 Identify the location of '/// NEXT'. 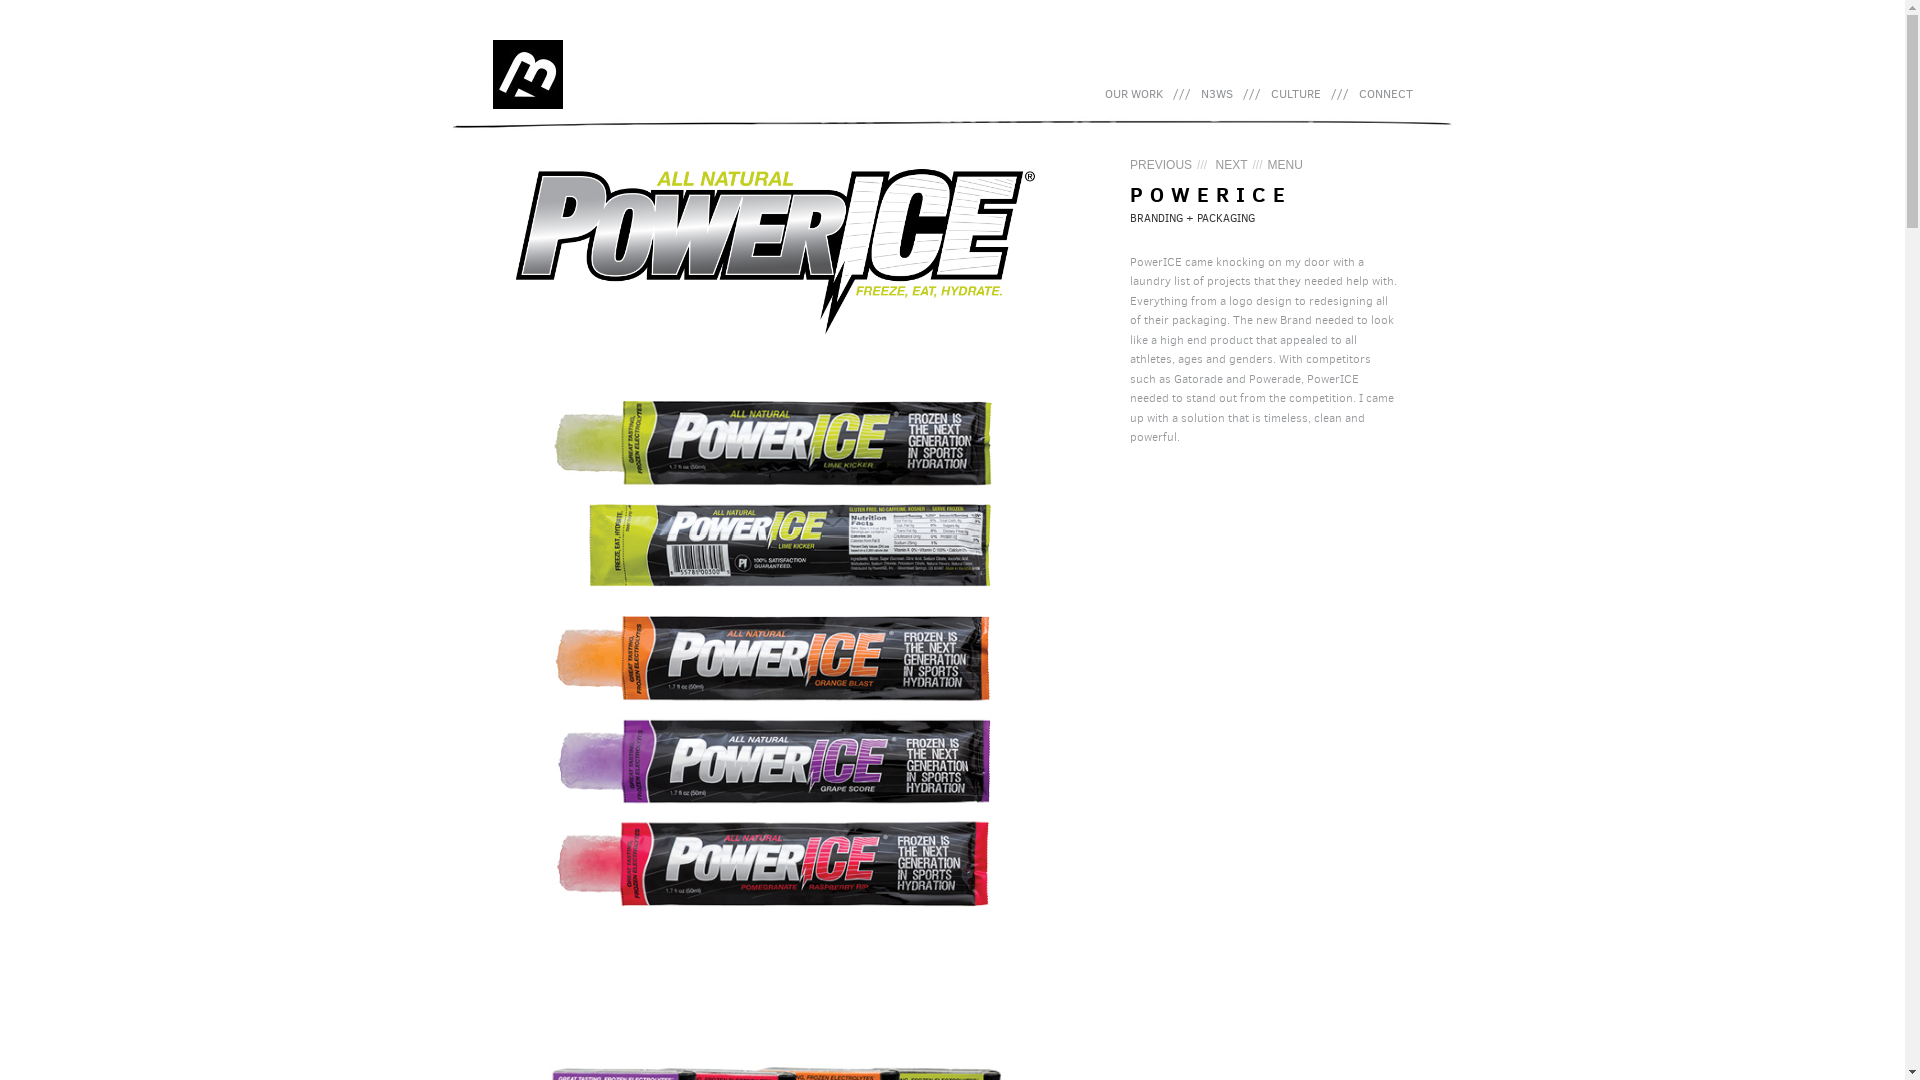
(1218, 164).